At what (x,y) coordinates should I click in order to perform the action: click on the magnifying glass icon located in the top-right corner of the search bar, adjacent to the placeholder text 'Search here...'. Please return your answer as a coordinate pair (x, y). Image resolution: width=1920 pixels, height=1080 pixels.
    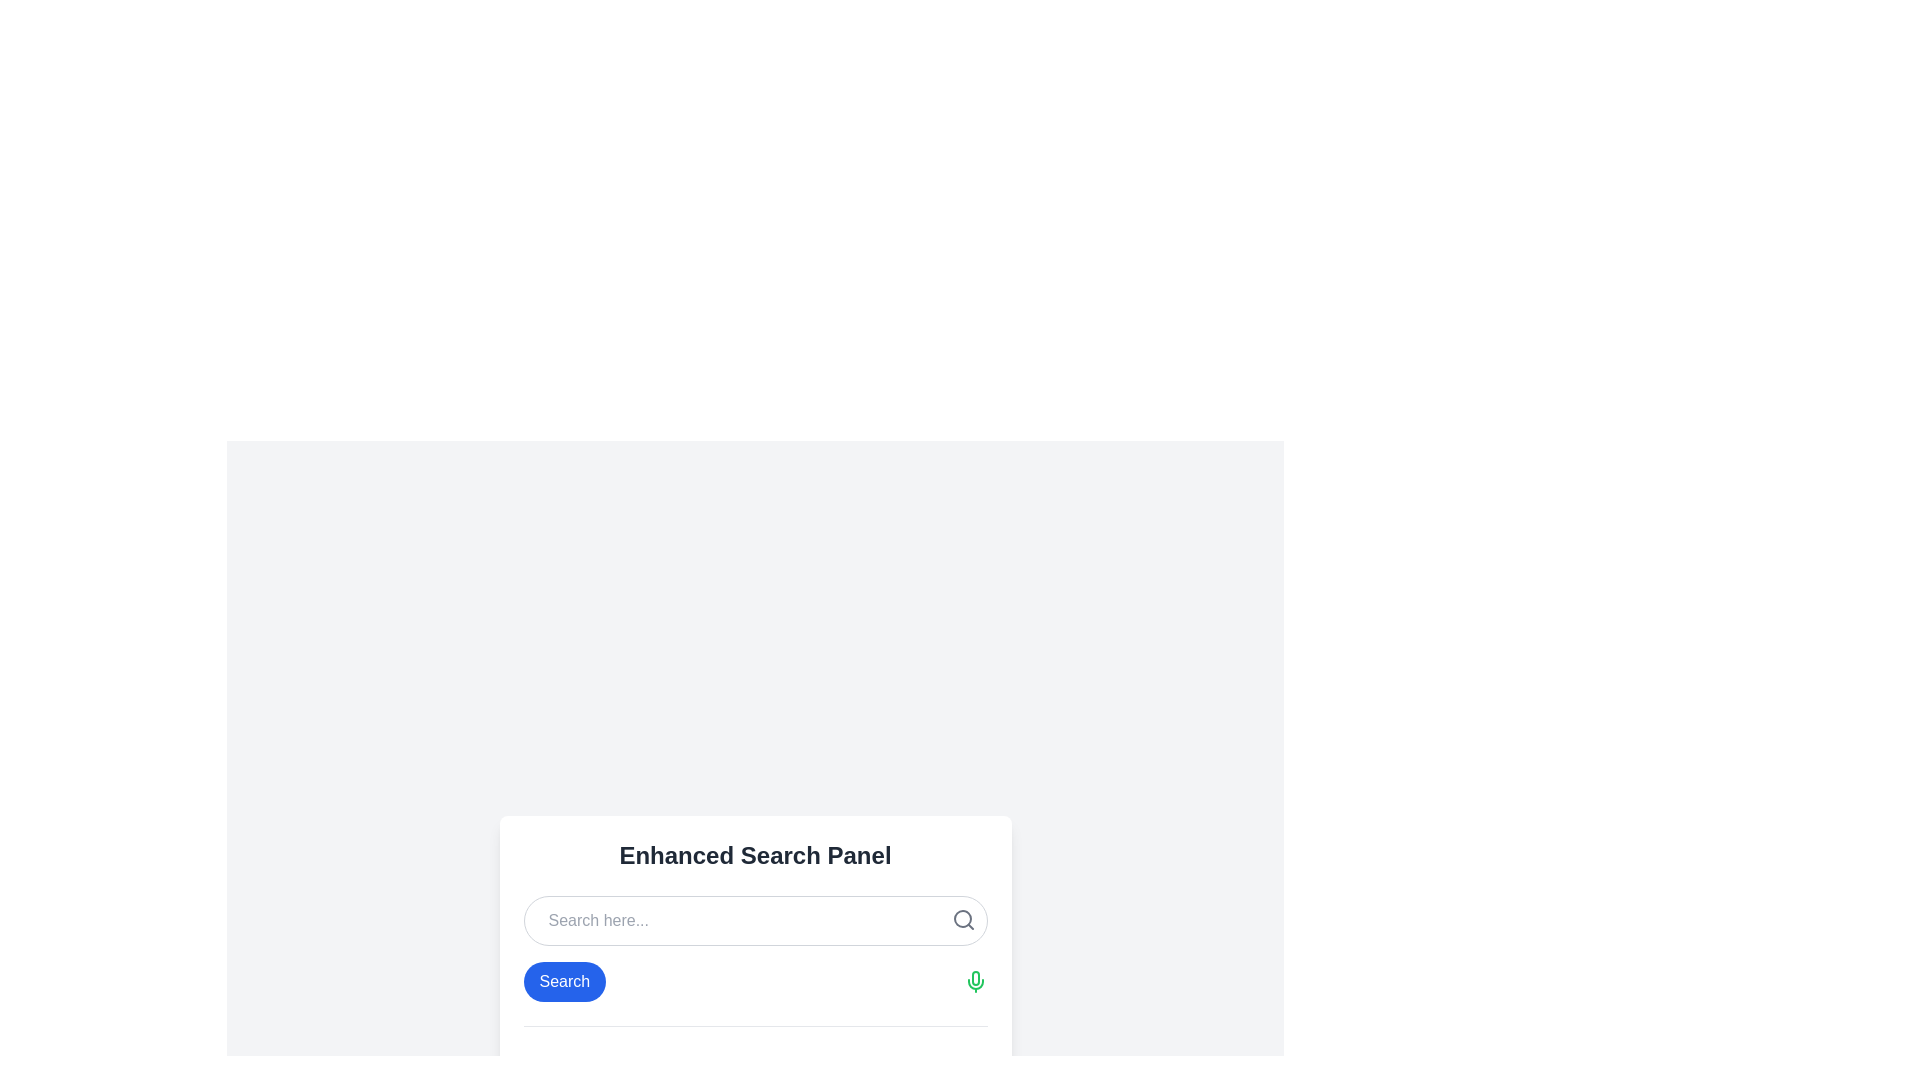
    Looking at the image, I should click on (963, 919).